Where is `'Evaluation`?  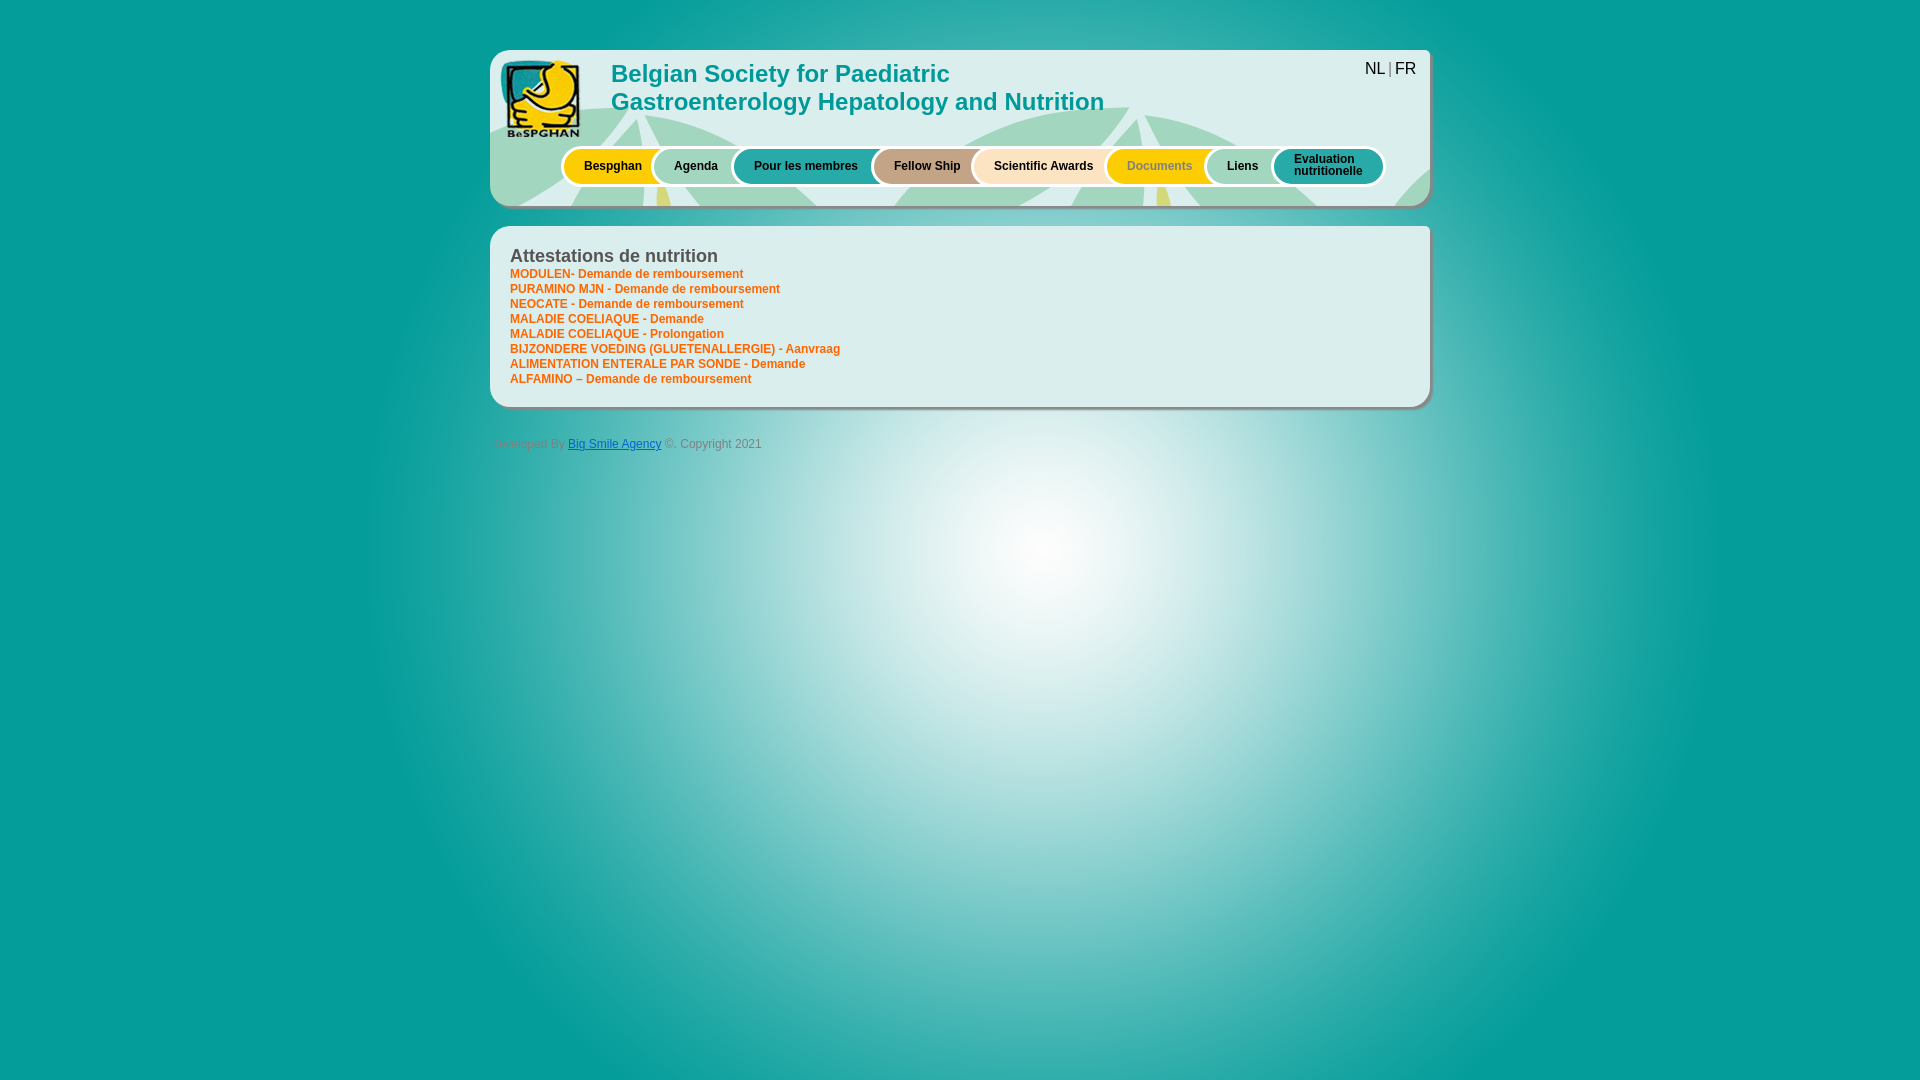
'Evaluation is located at coordinates (1328, 168).